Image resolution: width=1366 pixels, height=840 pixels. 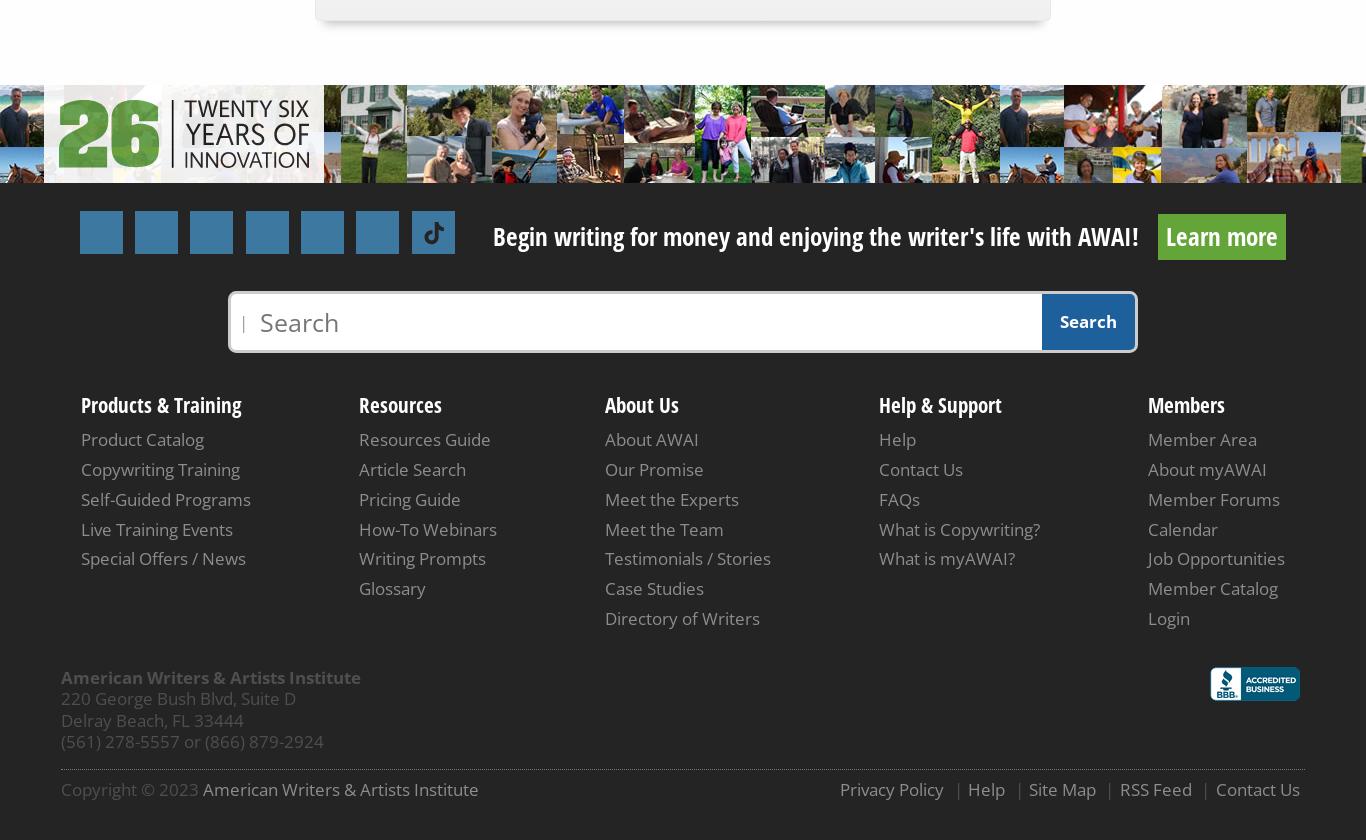 I want to click on 'Live Training Events', so click(x=155, y=528).